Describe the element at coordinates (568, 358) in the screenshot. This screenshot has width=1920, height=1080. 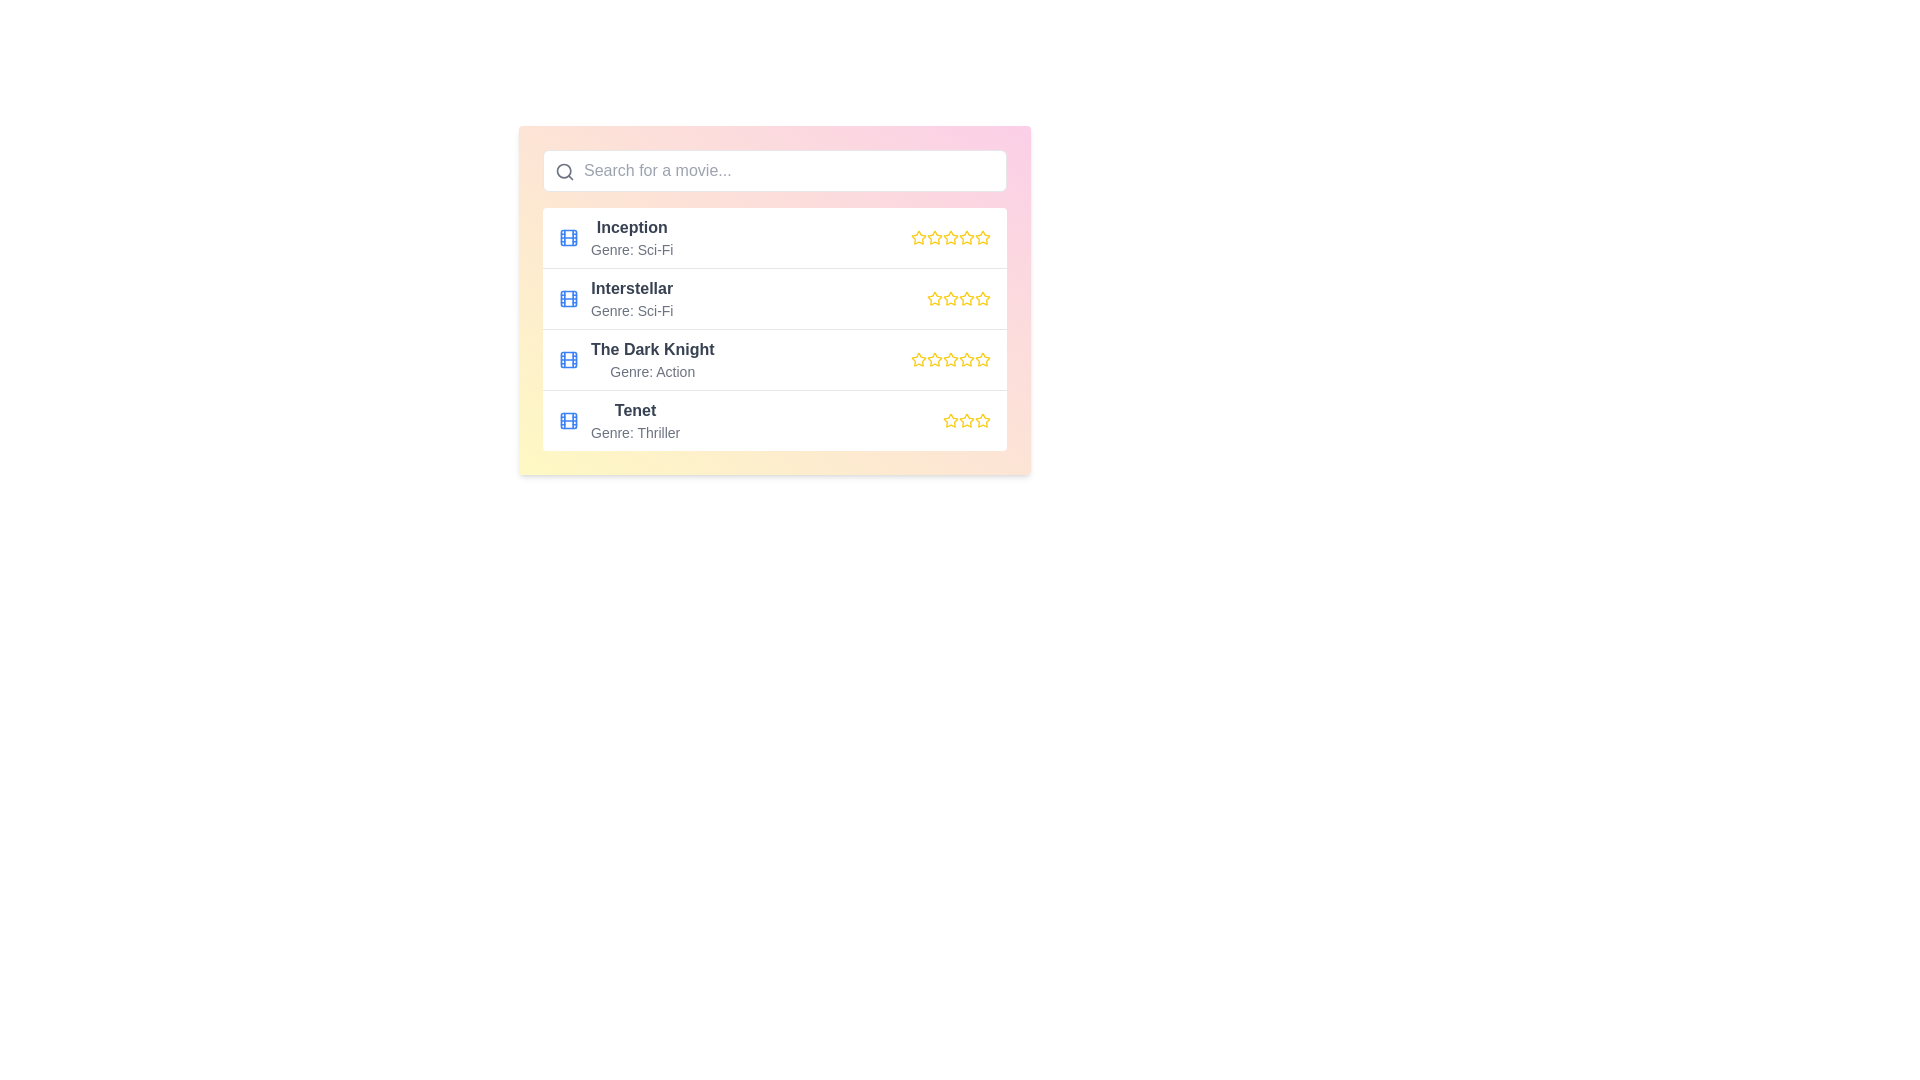
I see `the film icon representing 'The Dark Knight' movie entry, which is located above the genre description and to the left of the text in the vertically stacked list of movie cards` at that location.